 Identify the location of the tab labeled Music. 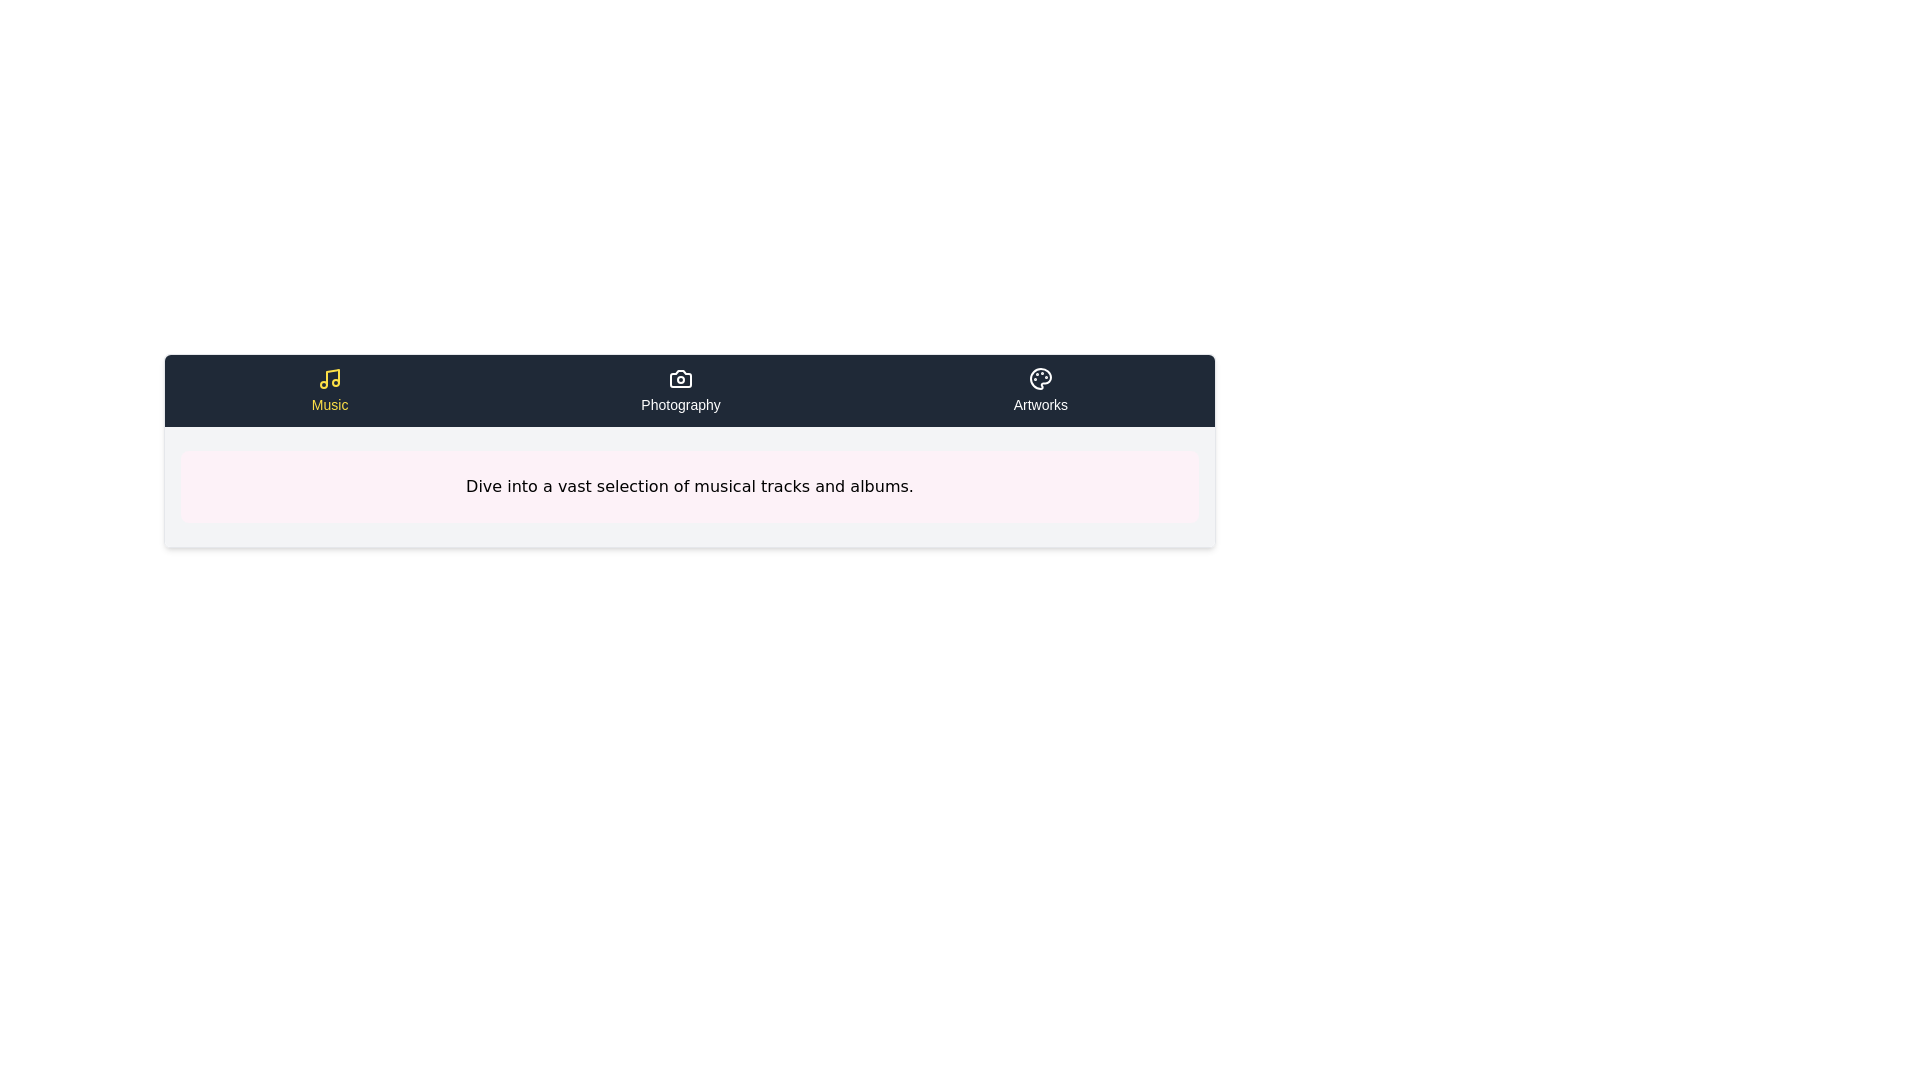
(330, 390).